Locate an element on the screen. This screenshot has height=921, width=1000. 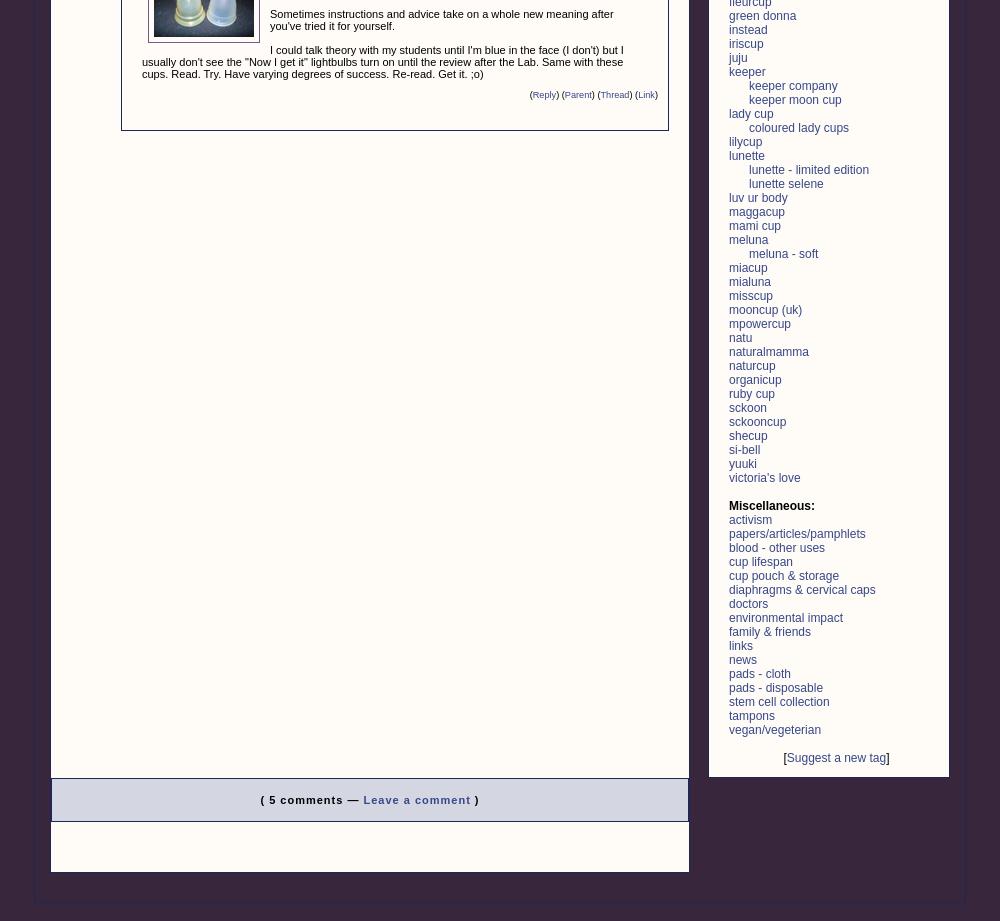
'Miscellaneous:' is located at coordinates (772, 504).